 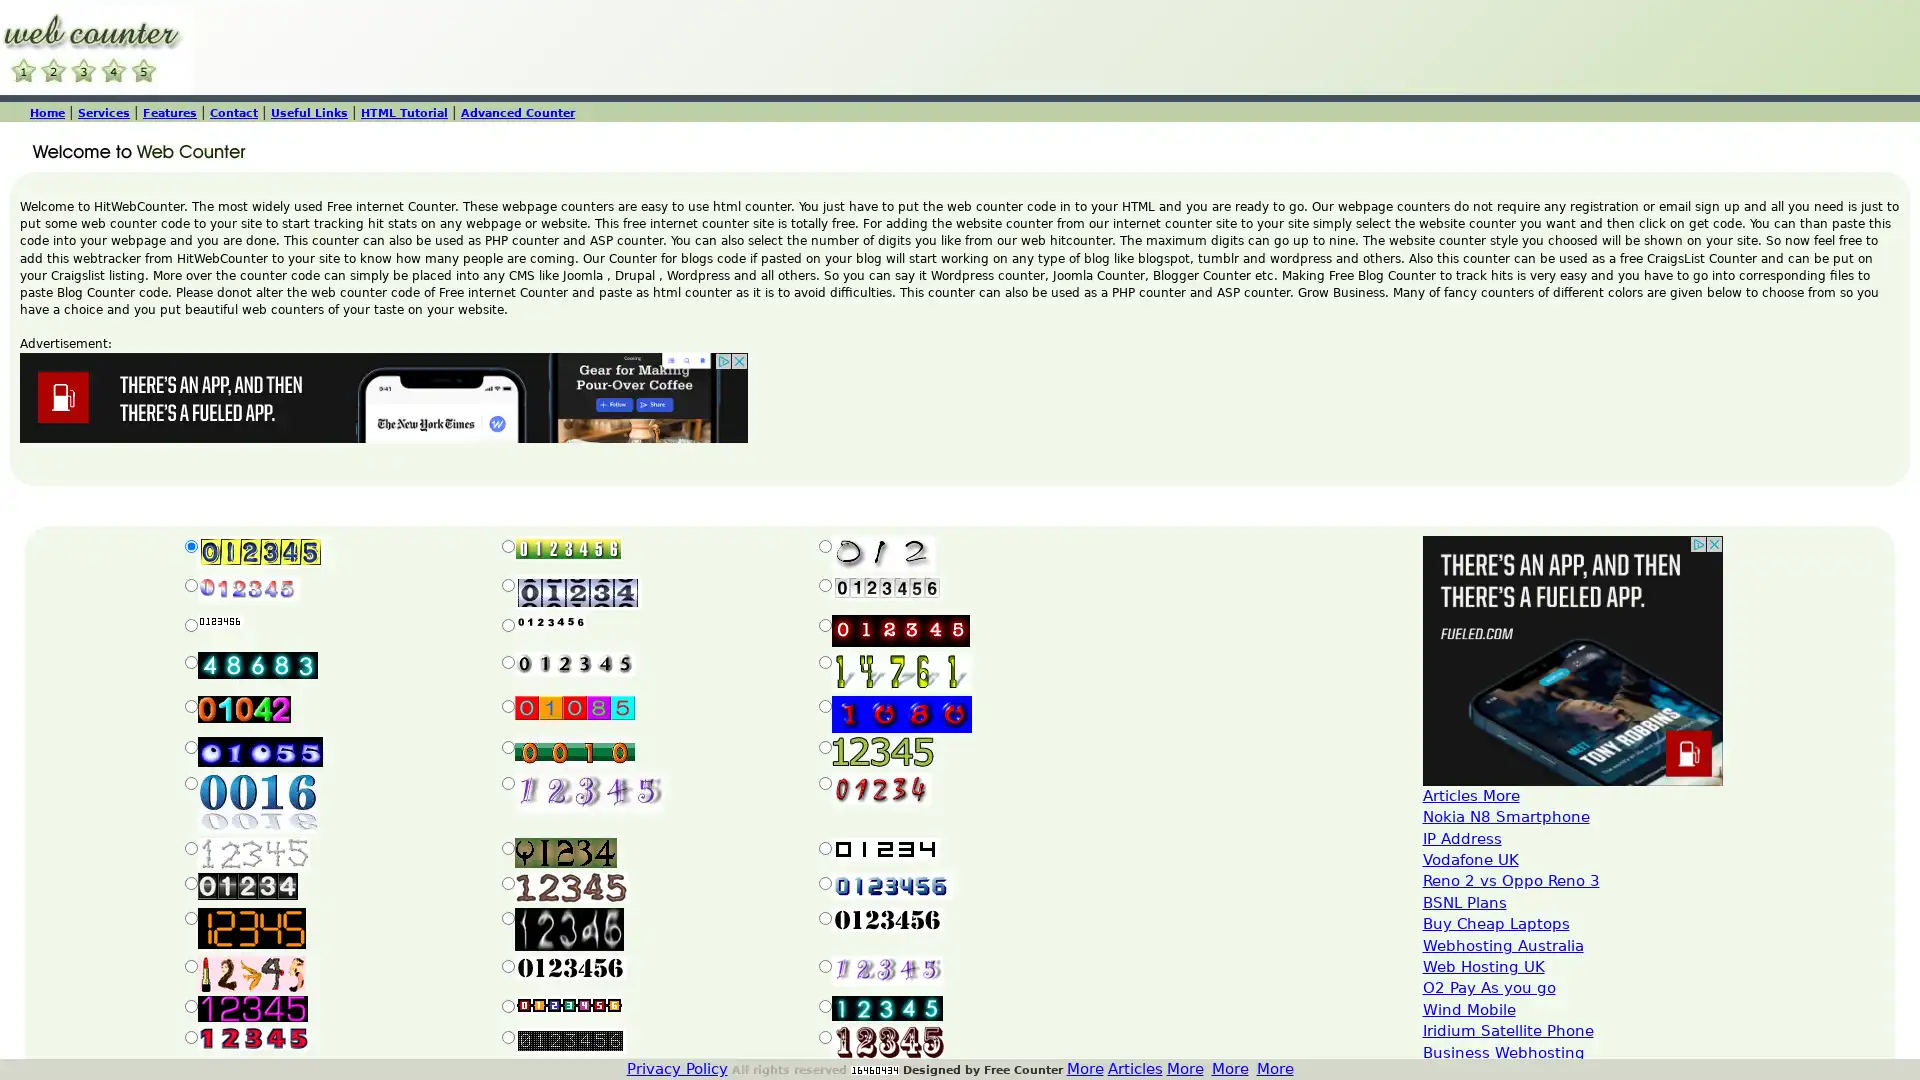 I want to click on Submit, so click(x=886, y=920).